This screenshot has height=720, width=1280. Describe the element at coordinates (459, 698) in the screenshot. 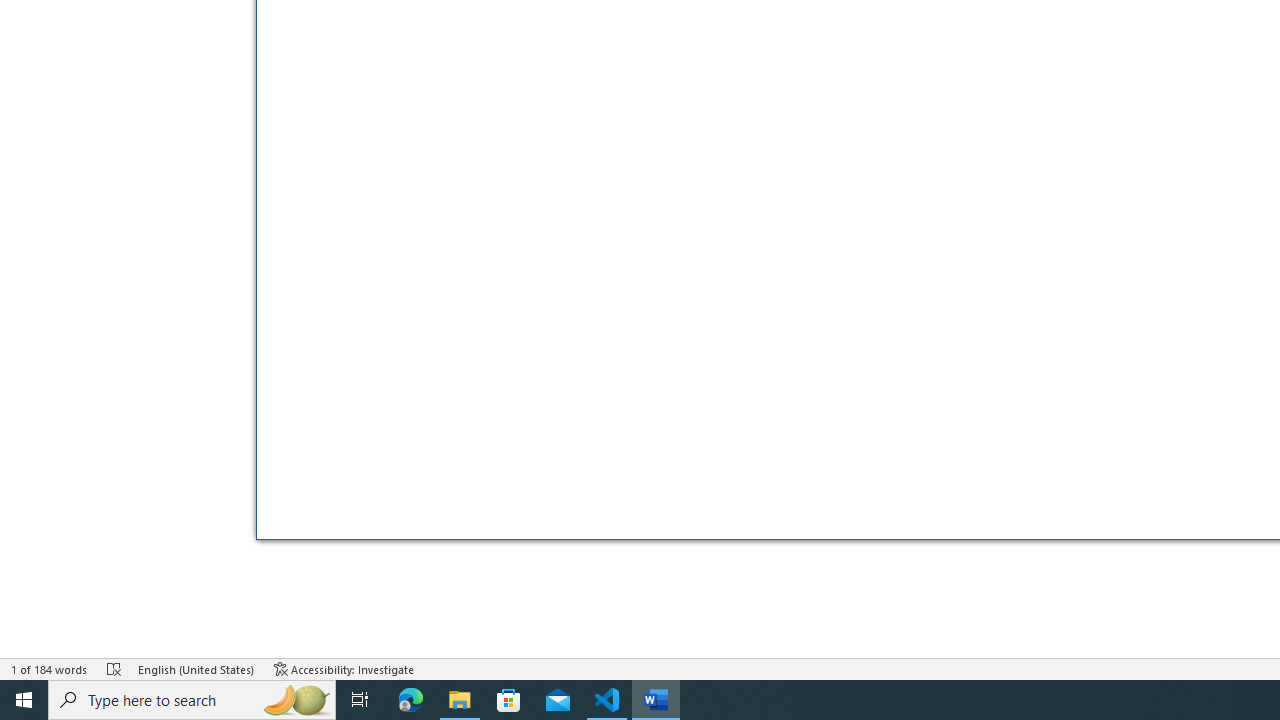

I see `'File Explorer - 1 running window'` at that location.